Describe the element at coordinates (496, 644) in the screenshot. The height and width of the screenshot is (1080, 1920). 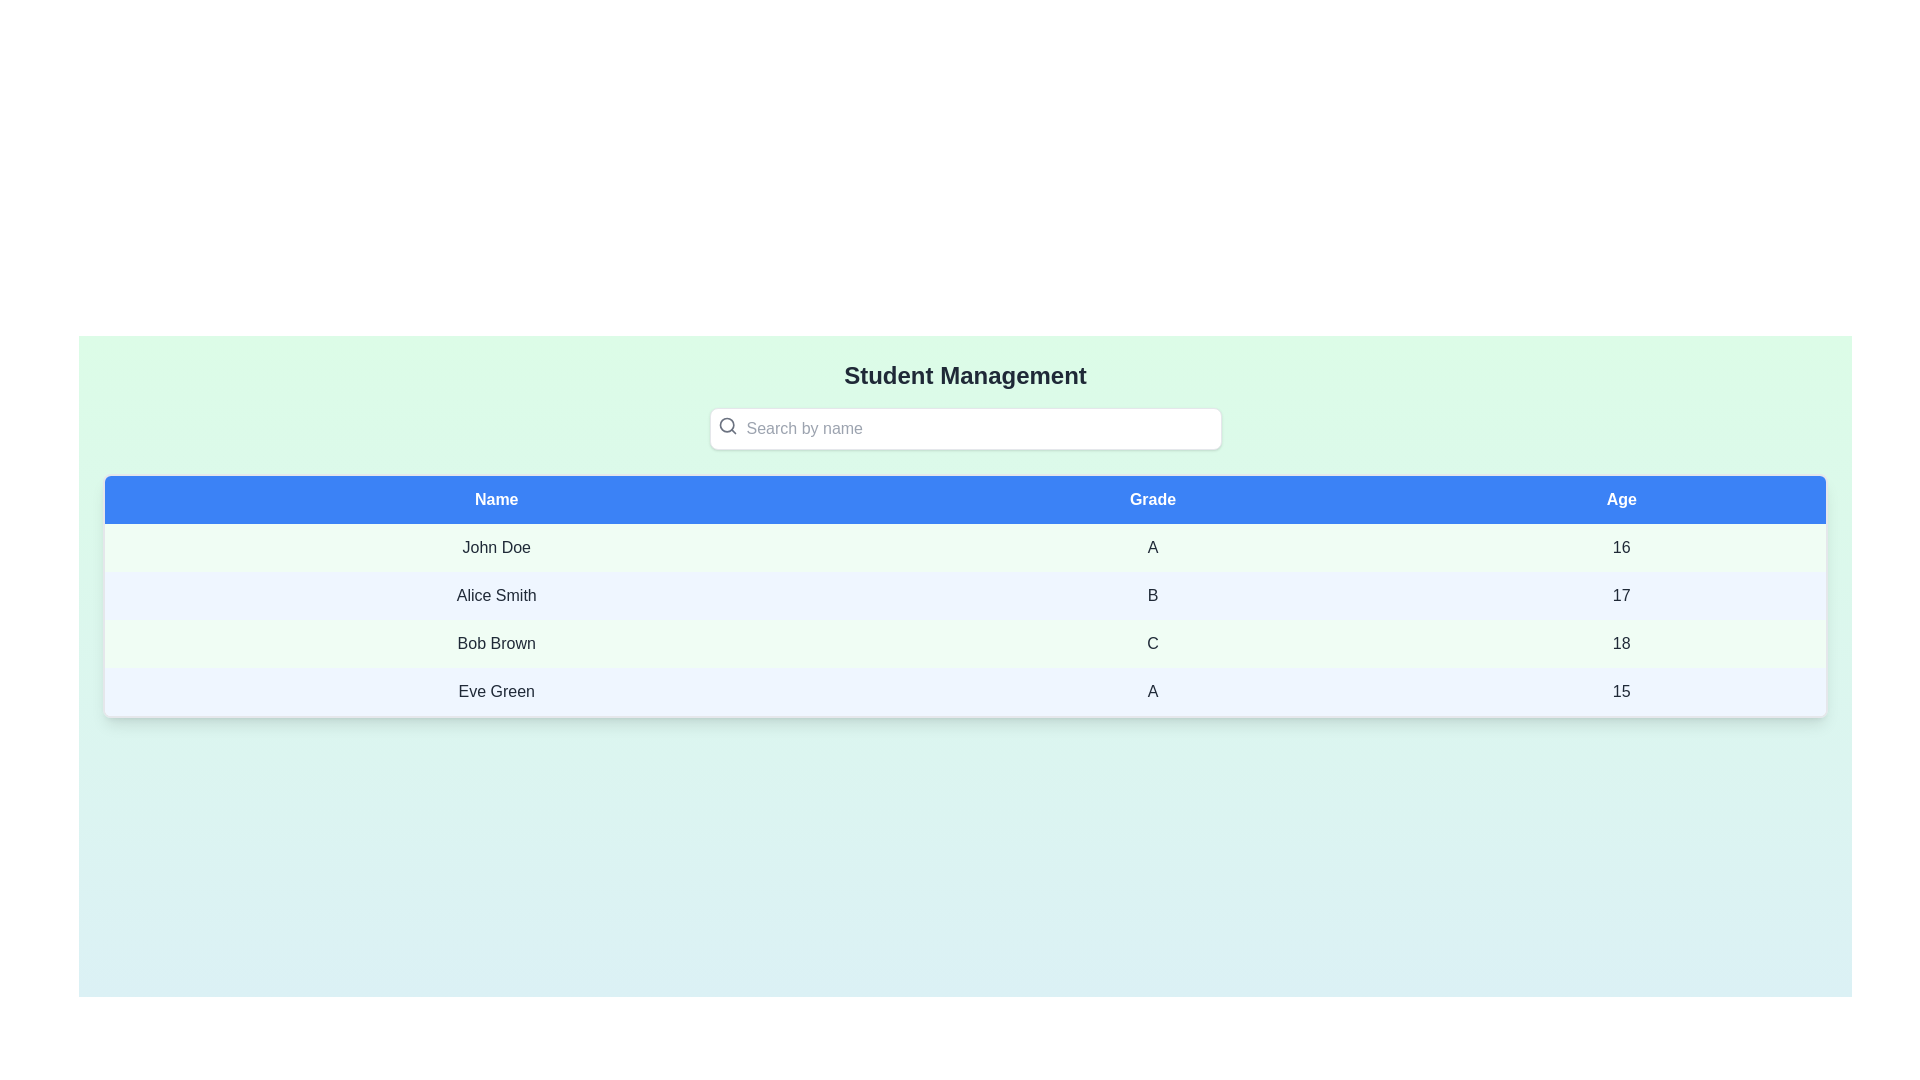
I see `the Text Display element that shows 'Bob Brown' in bold black font, located in the first column of the third row under the 'Name' header of a table` at that location.